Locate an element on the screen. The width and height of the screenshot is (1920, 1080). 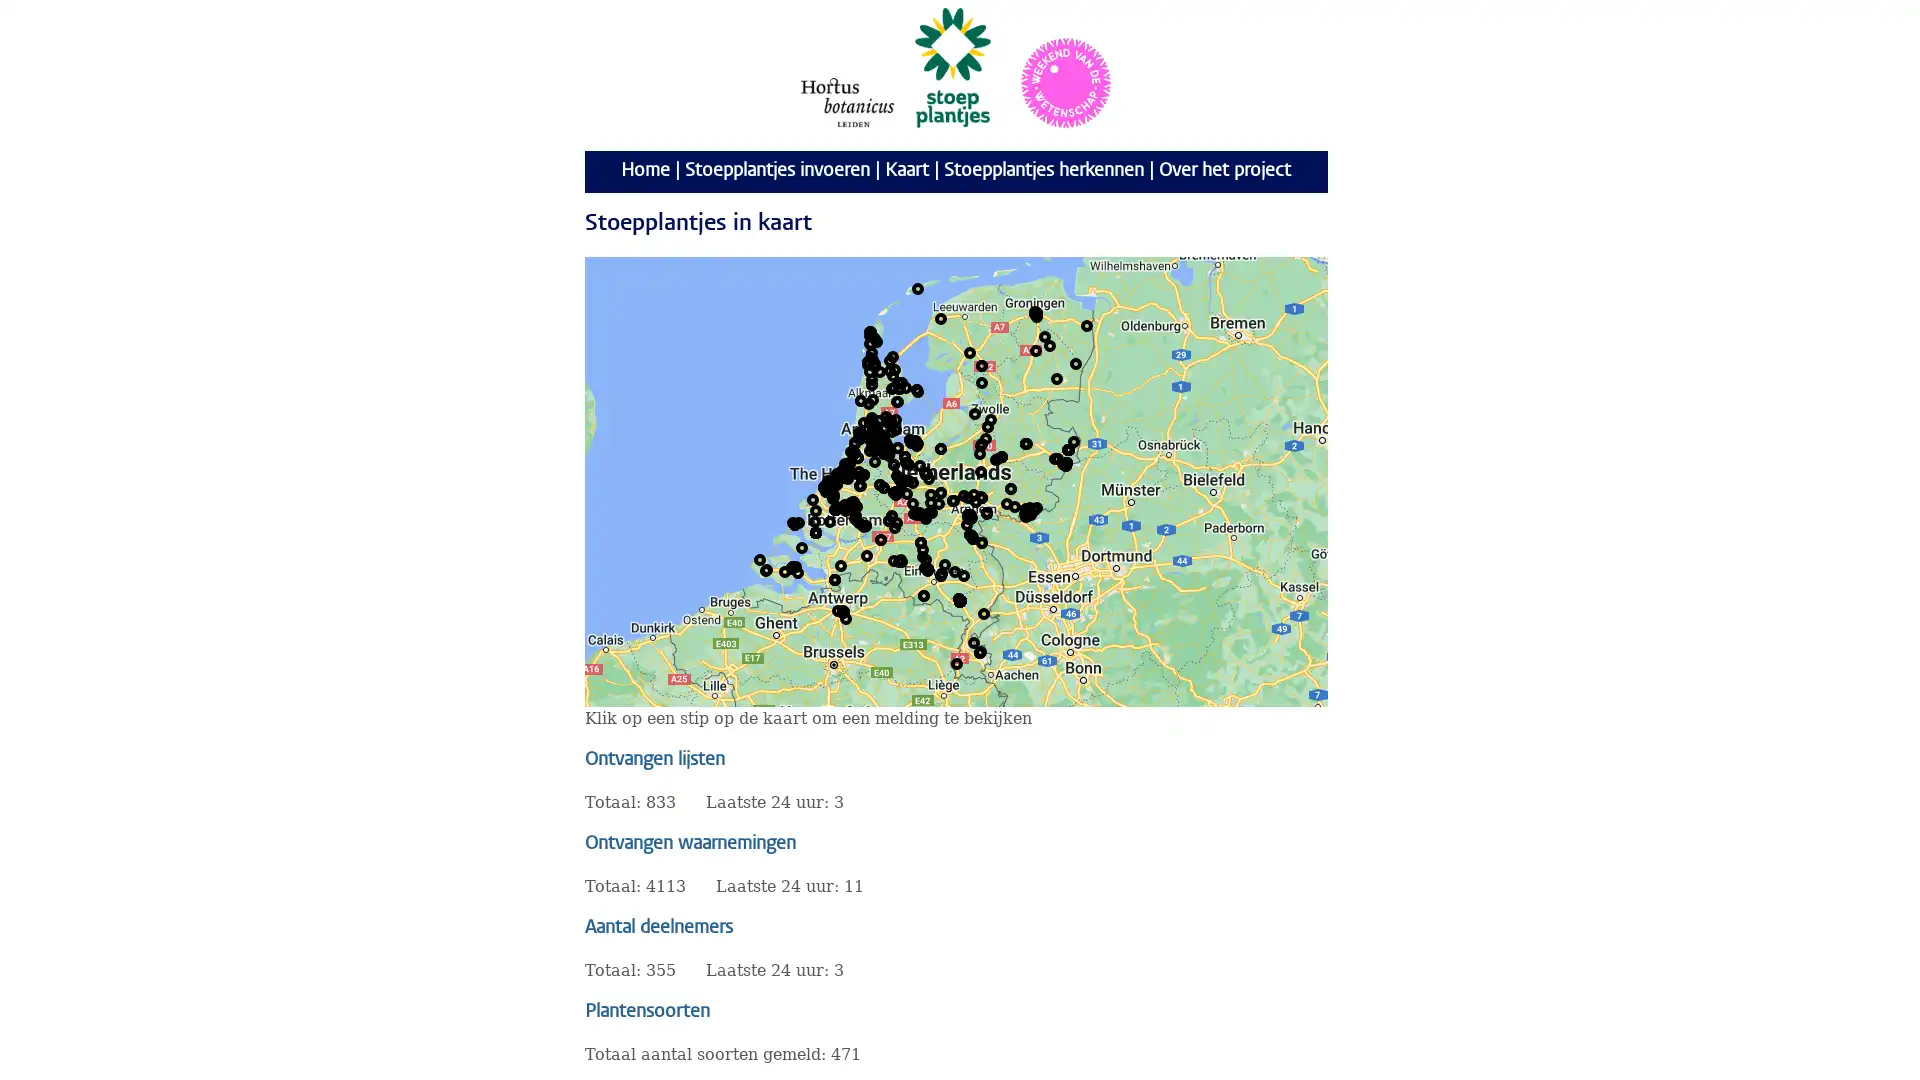
Telling van Ton Frenken op 24 april 2022 is located at coordinates (960, 599).